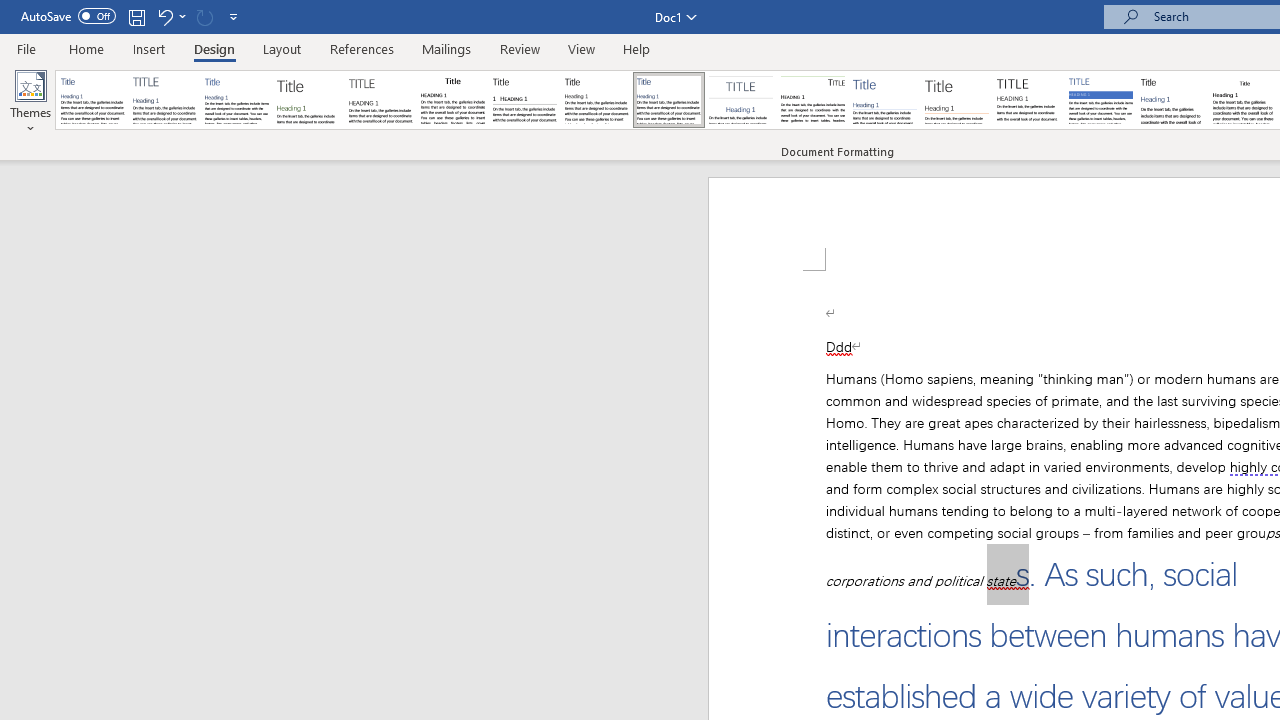 The image size is (1280, 720). What do you see at coordinates (204, 16) in the screenshot?
I see `'Can'` at bounding box center [204, 16].